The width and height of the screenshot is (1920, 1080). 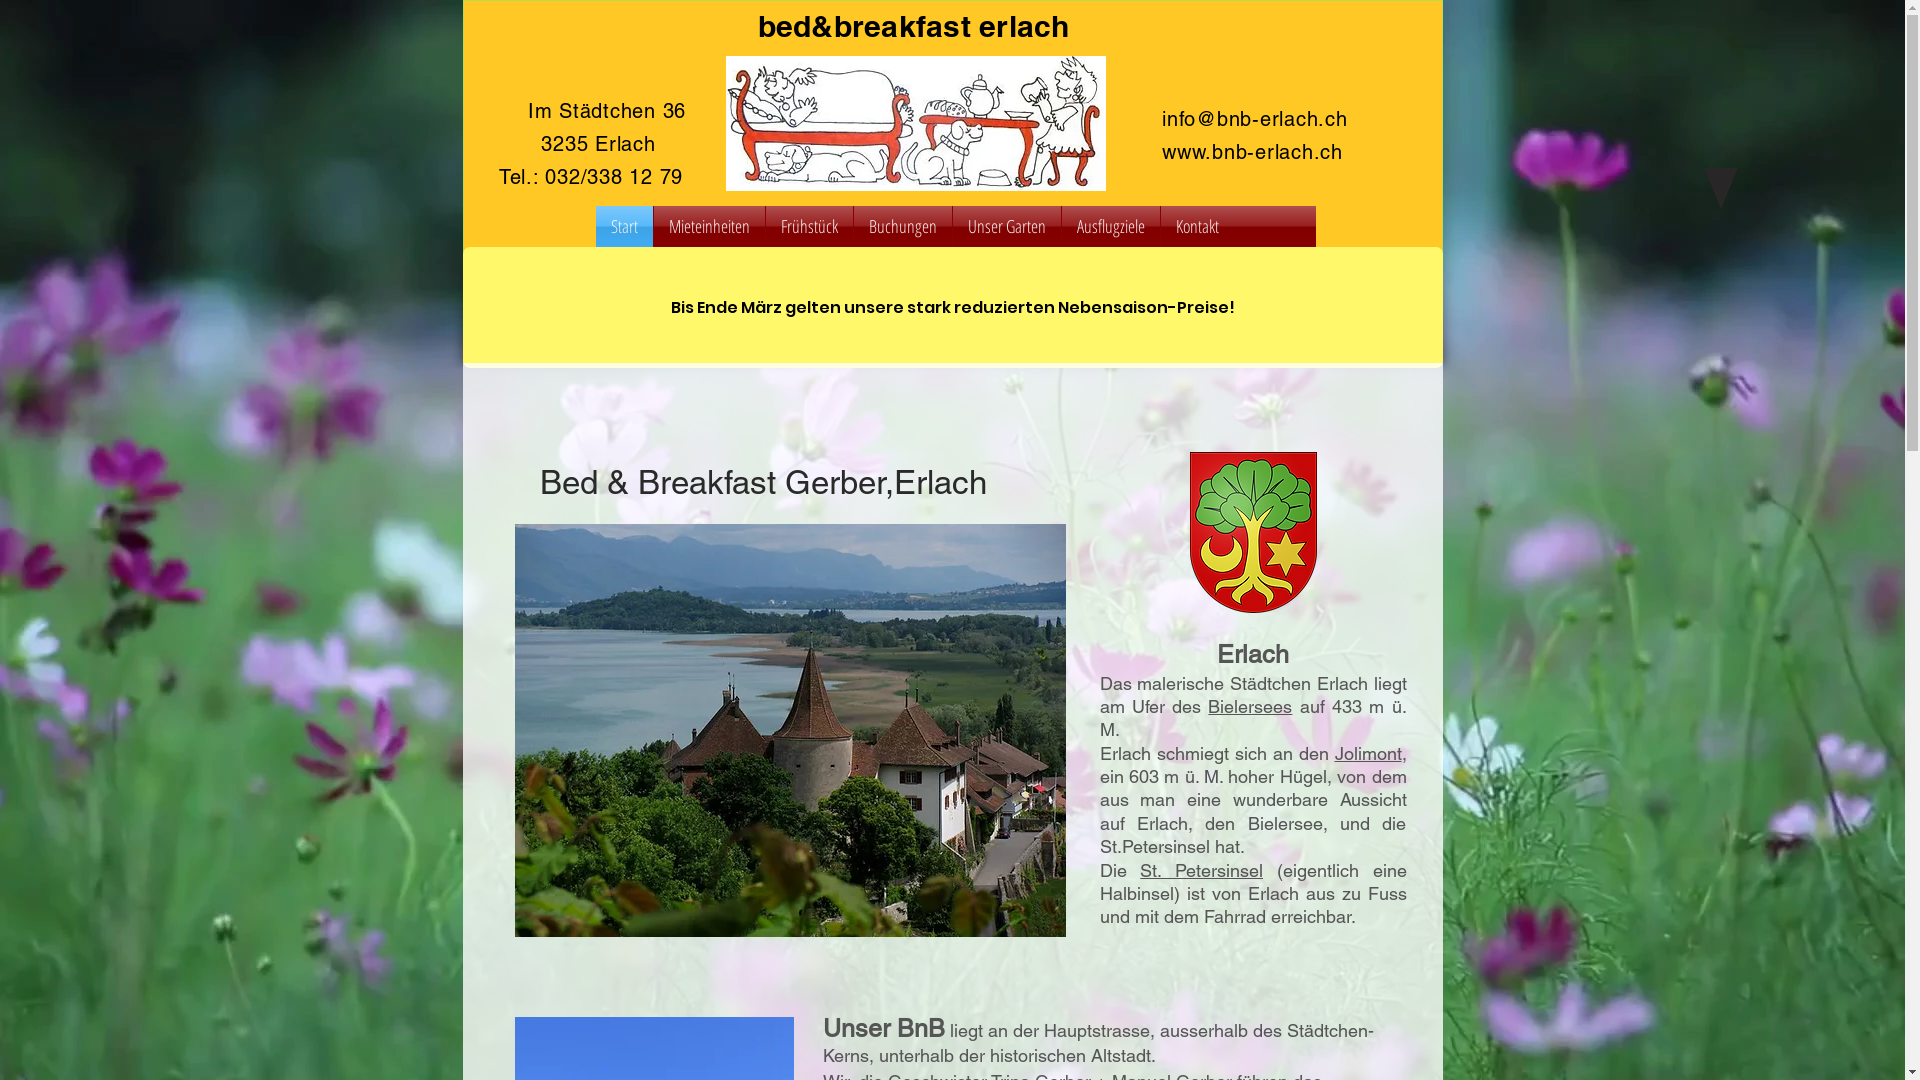 What do you see at coordinates (1248, 705) in the screenshot?
I see `'Bielersees'` at bounding box center [1248, 705].